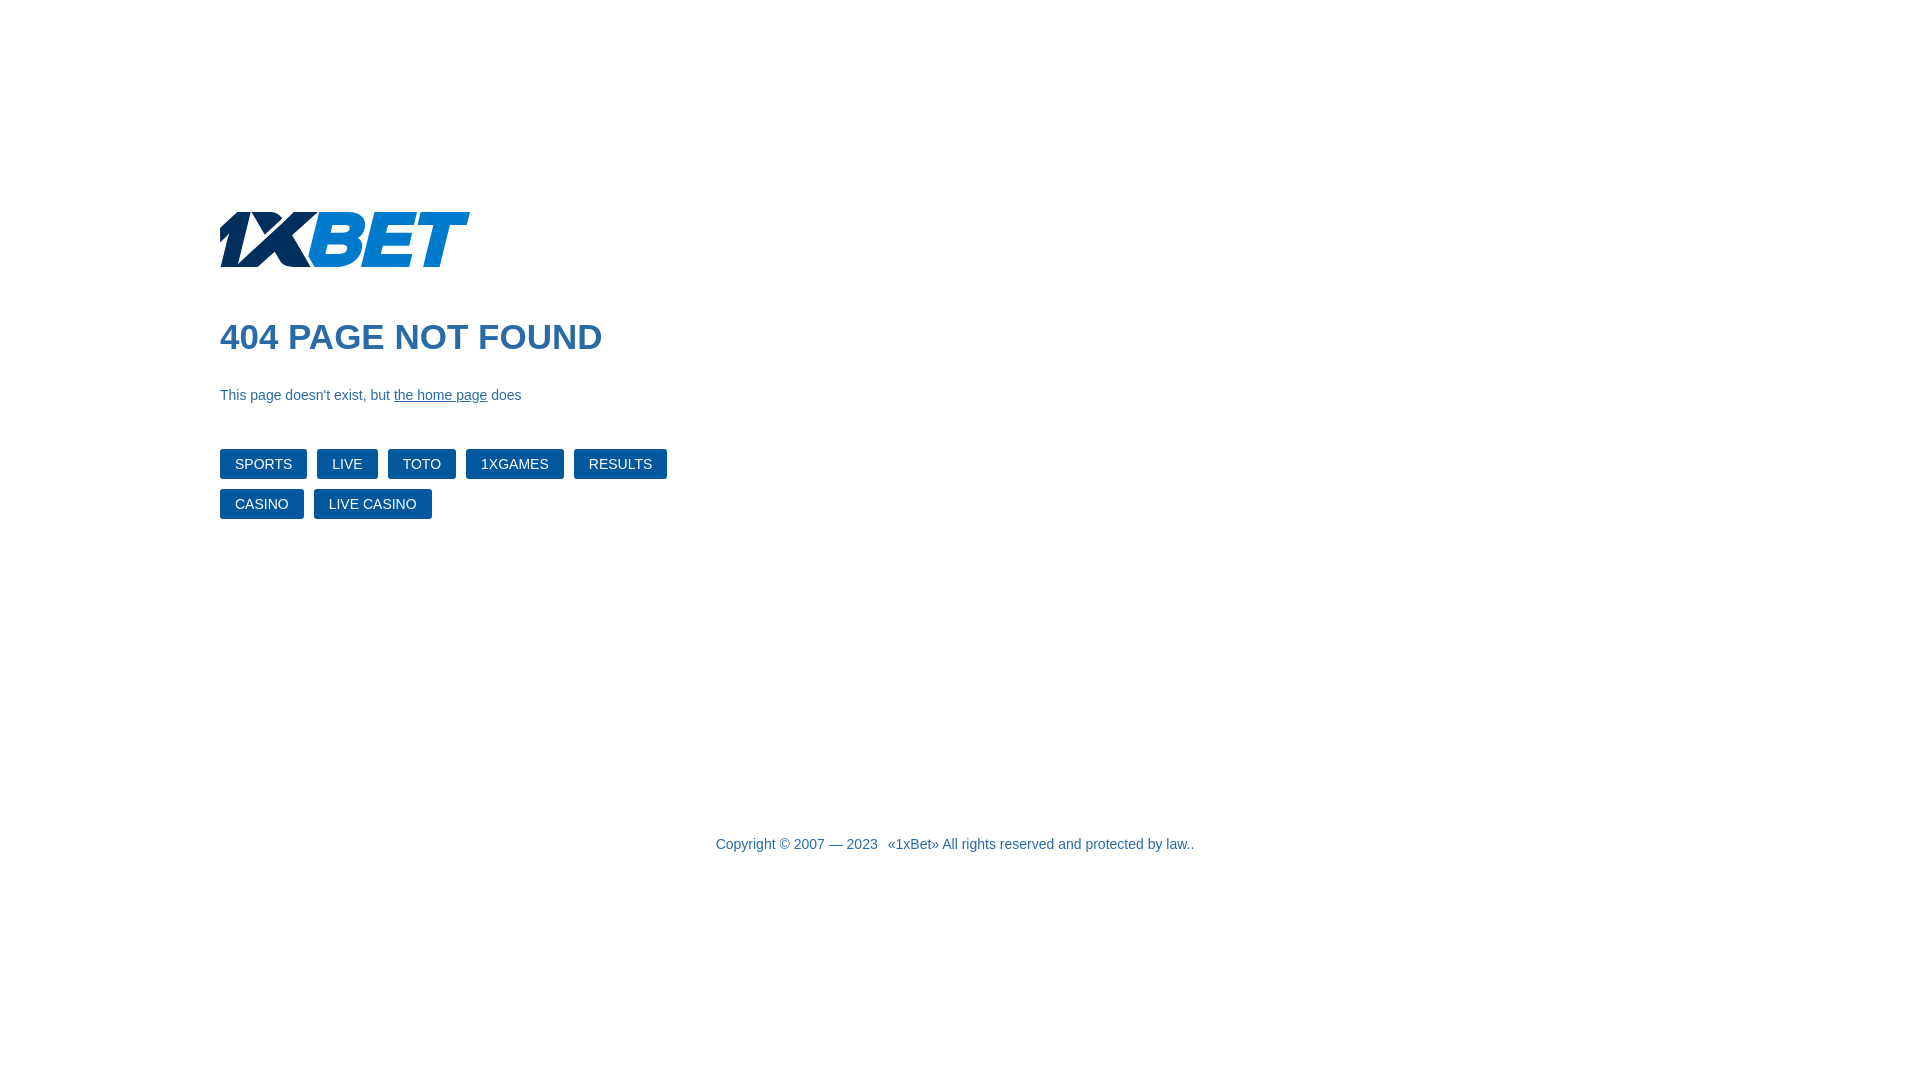 The height and width of the screenshot is (1080, 1920). What do you see at coordinates (393, 394) in the screenshot?
I see `'the home page'` at bounding box center [393, 394].